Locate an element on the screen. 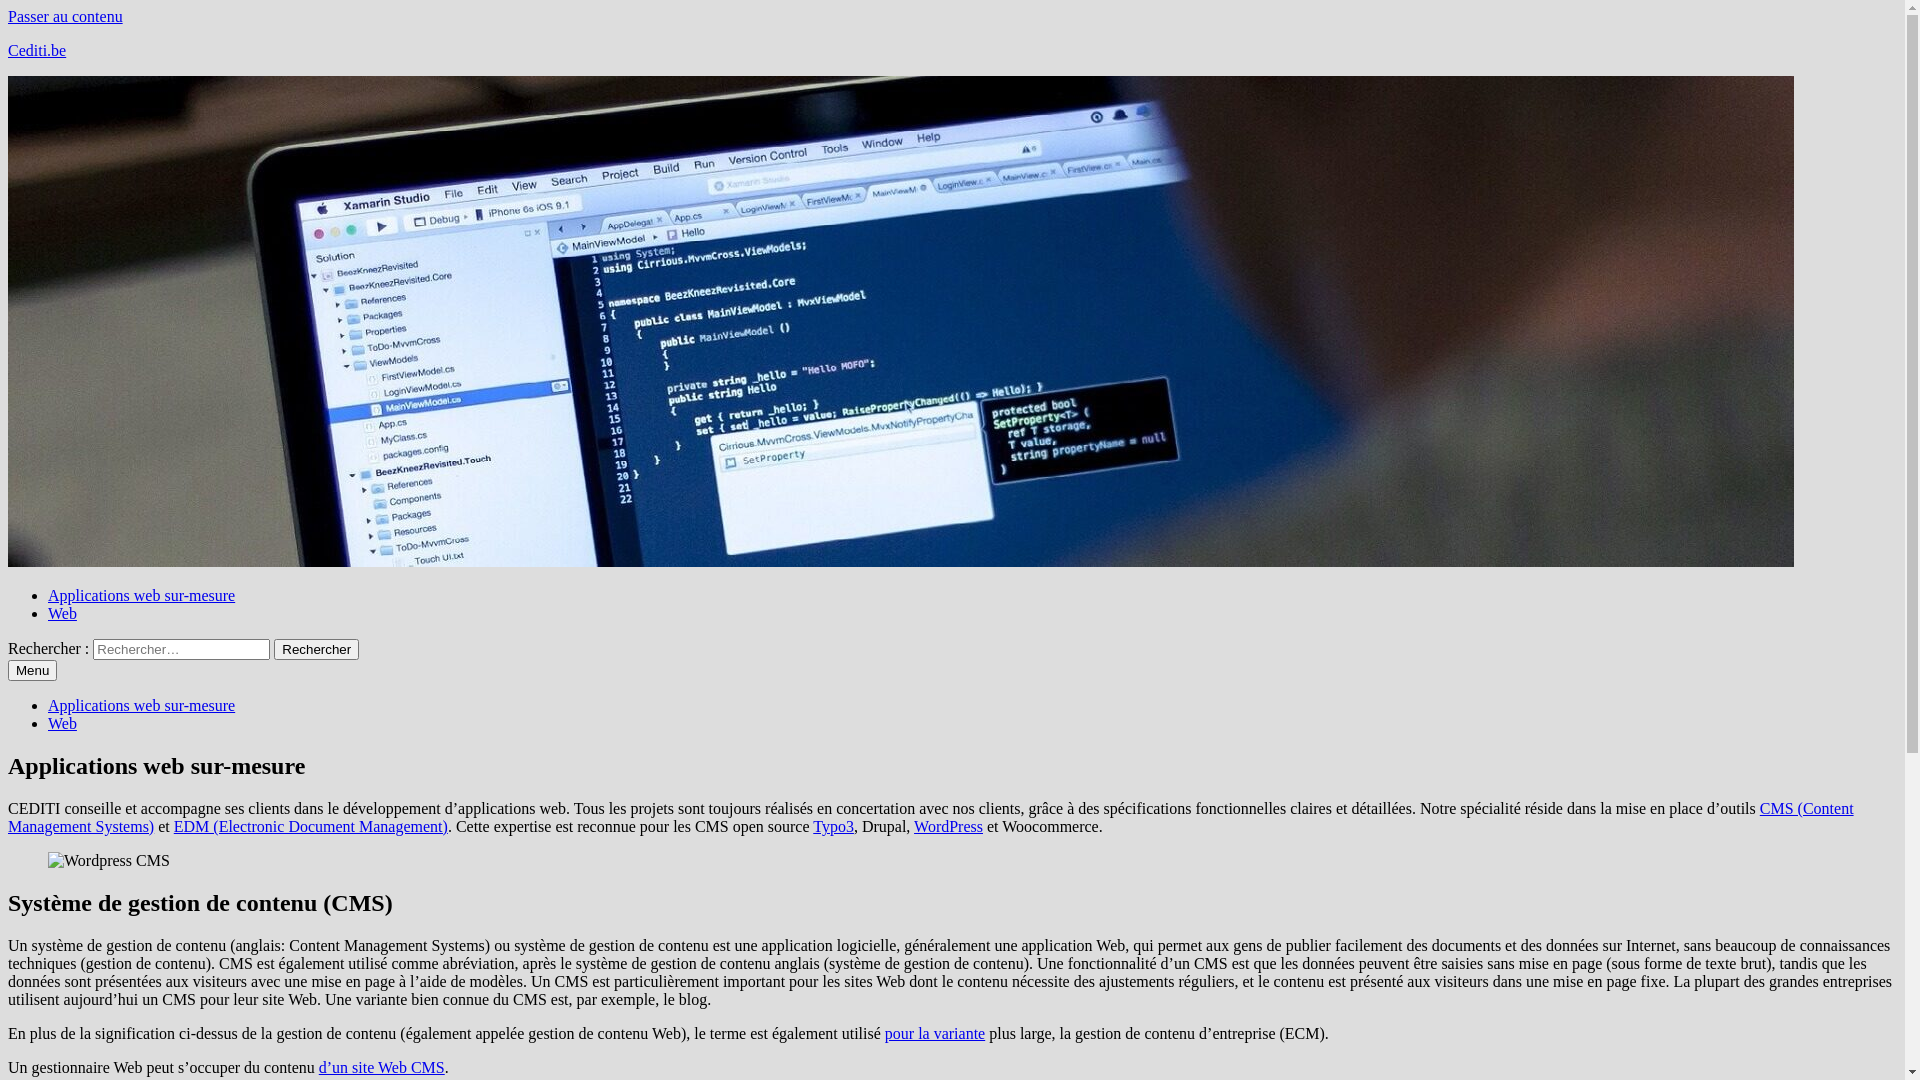 Image resolution: width=1920 pixels, height=1080 pixels. 'Cediti.be' is located at coordinates (37, 49).